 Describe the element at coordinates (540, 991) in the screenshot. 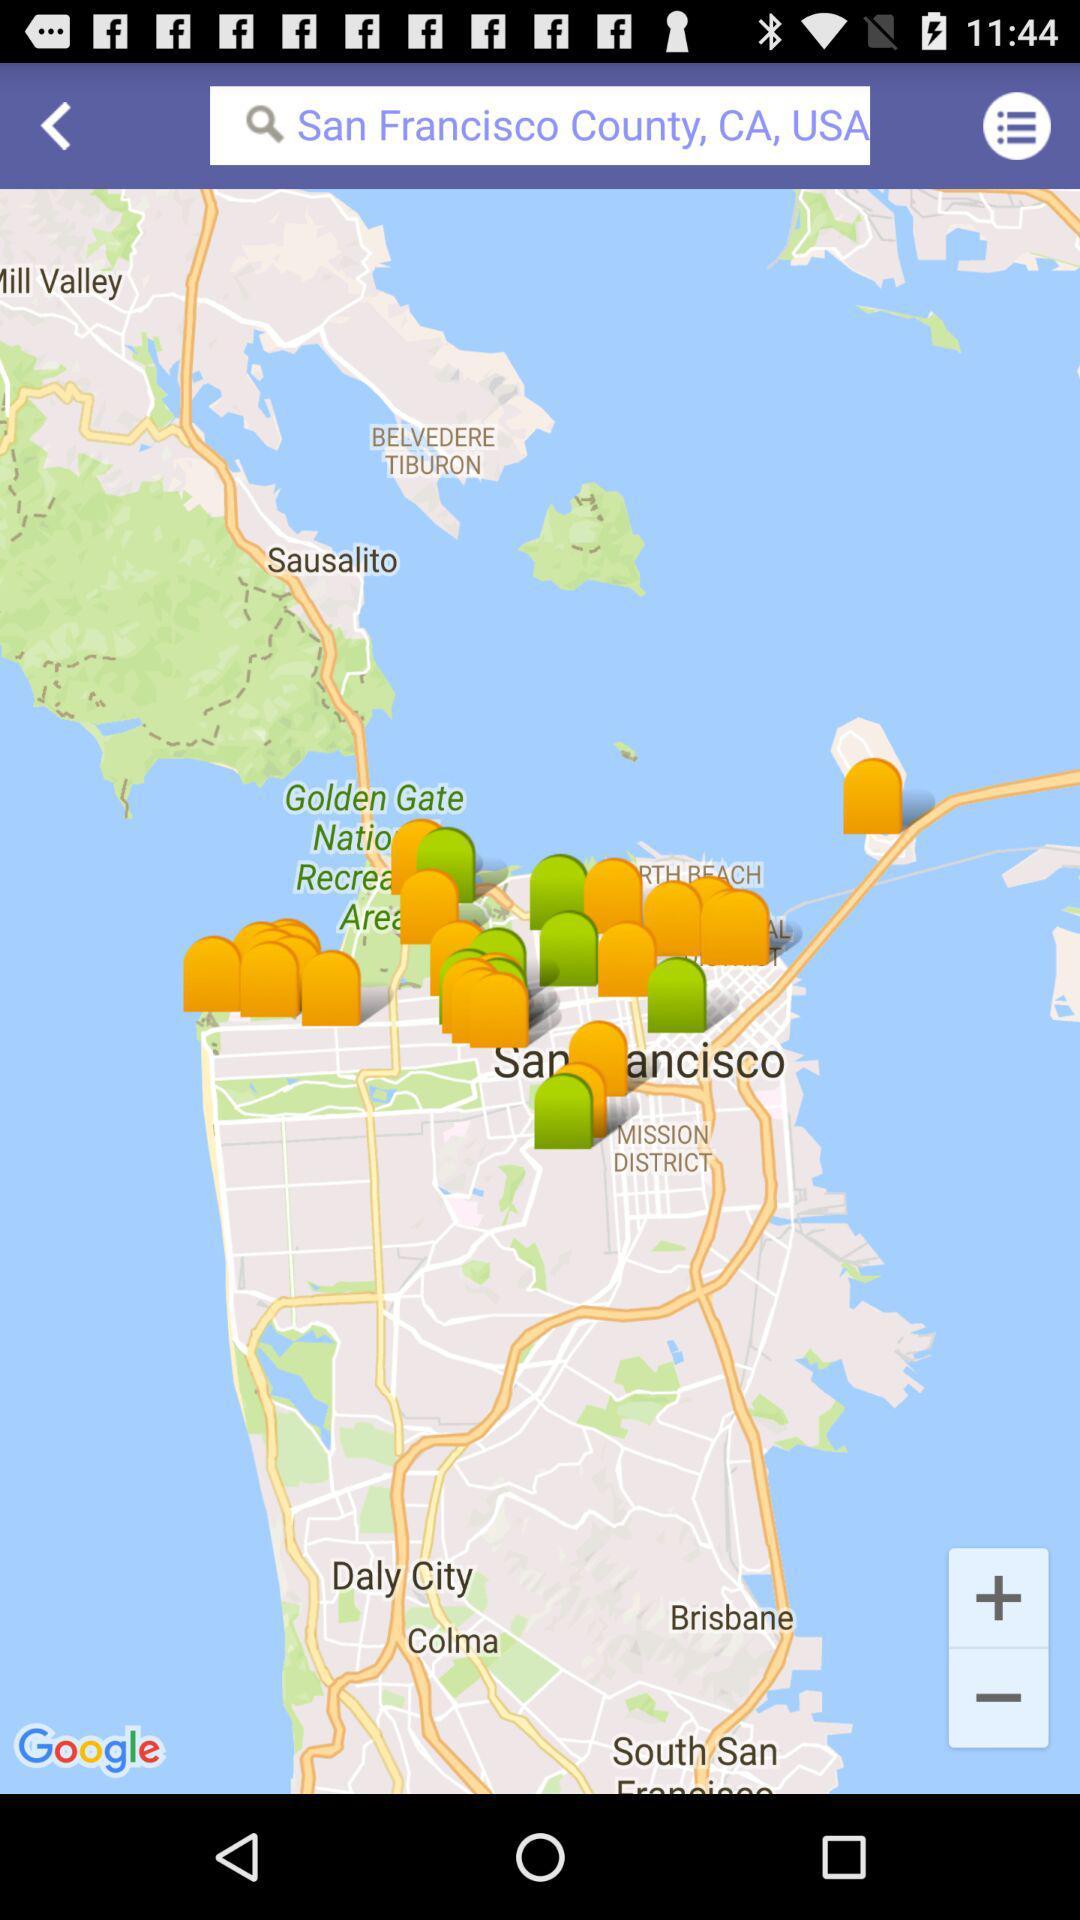

I see `the icon at the center` at that location.